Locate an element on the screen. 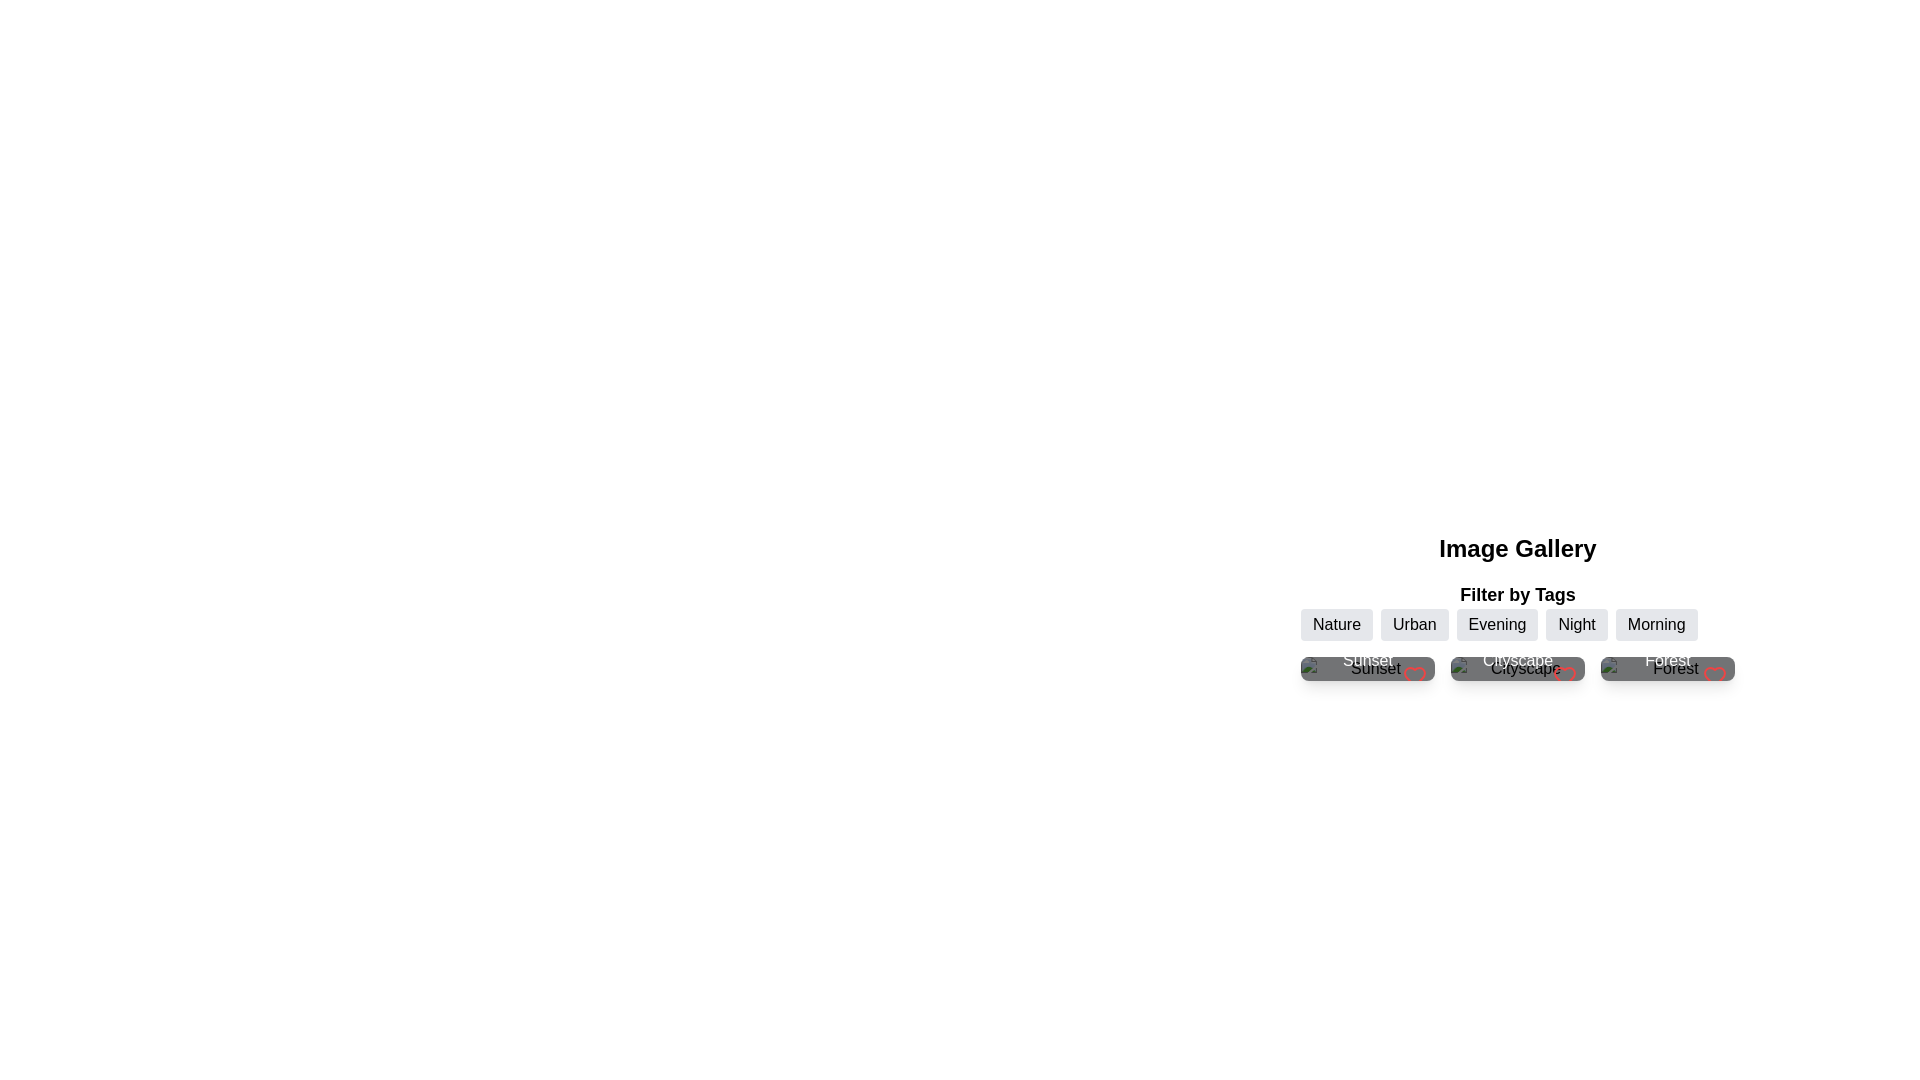 Image resolution: width=1920 pixels, height=1080 pixels. the third image card is located at coordinates (1668, 668).